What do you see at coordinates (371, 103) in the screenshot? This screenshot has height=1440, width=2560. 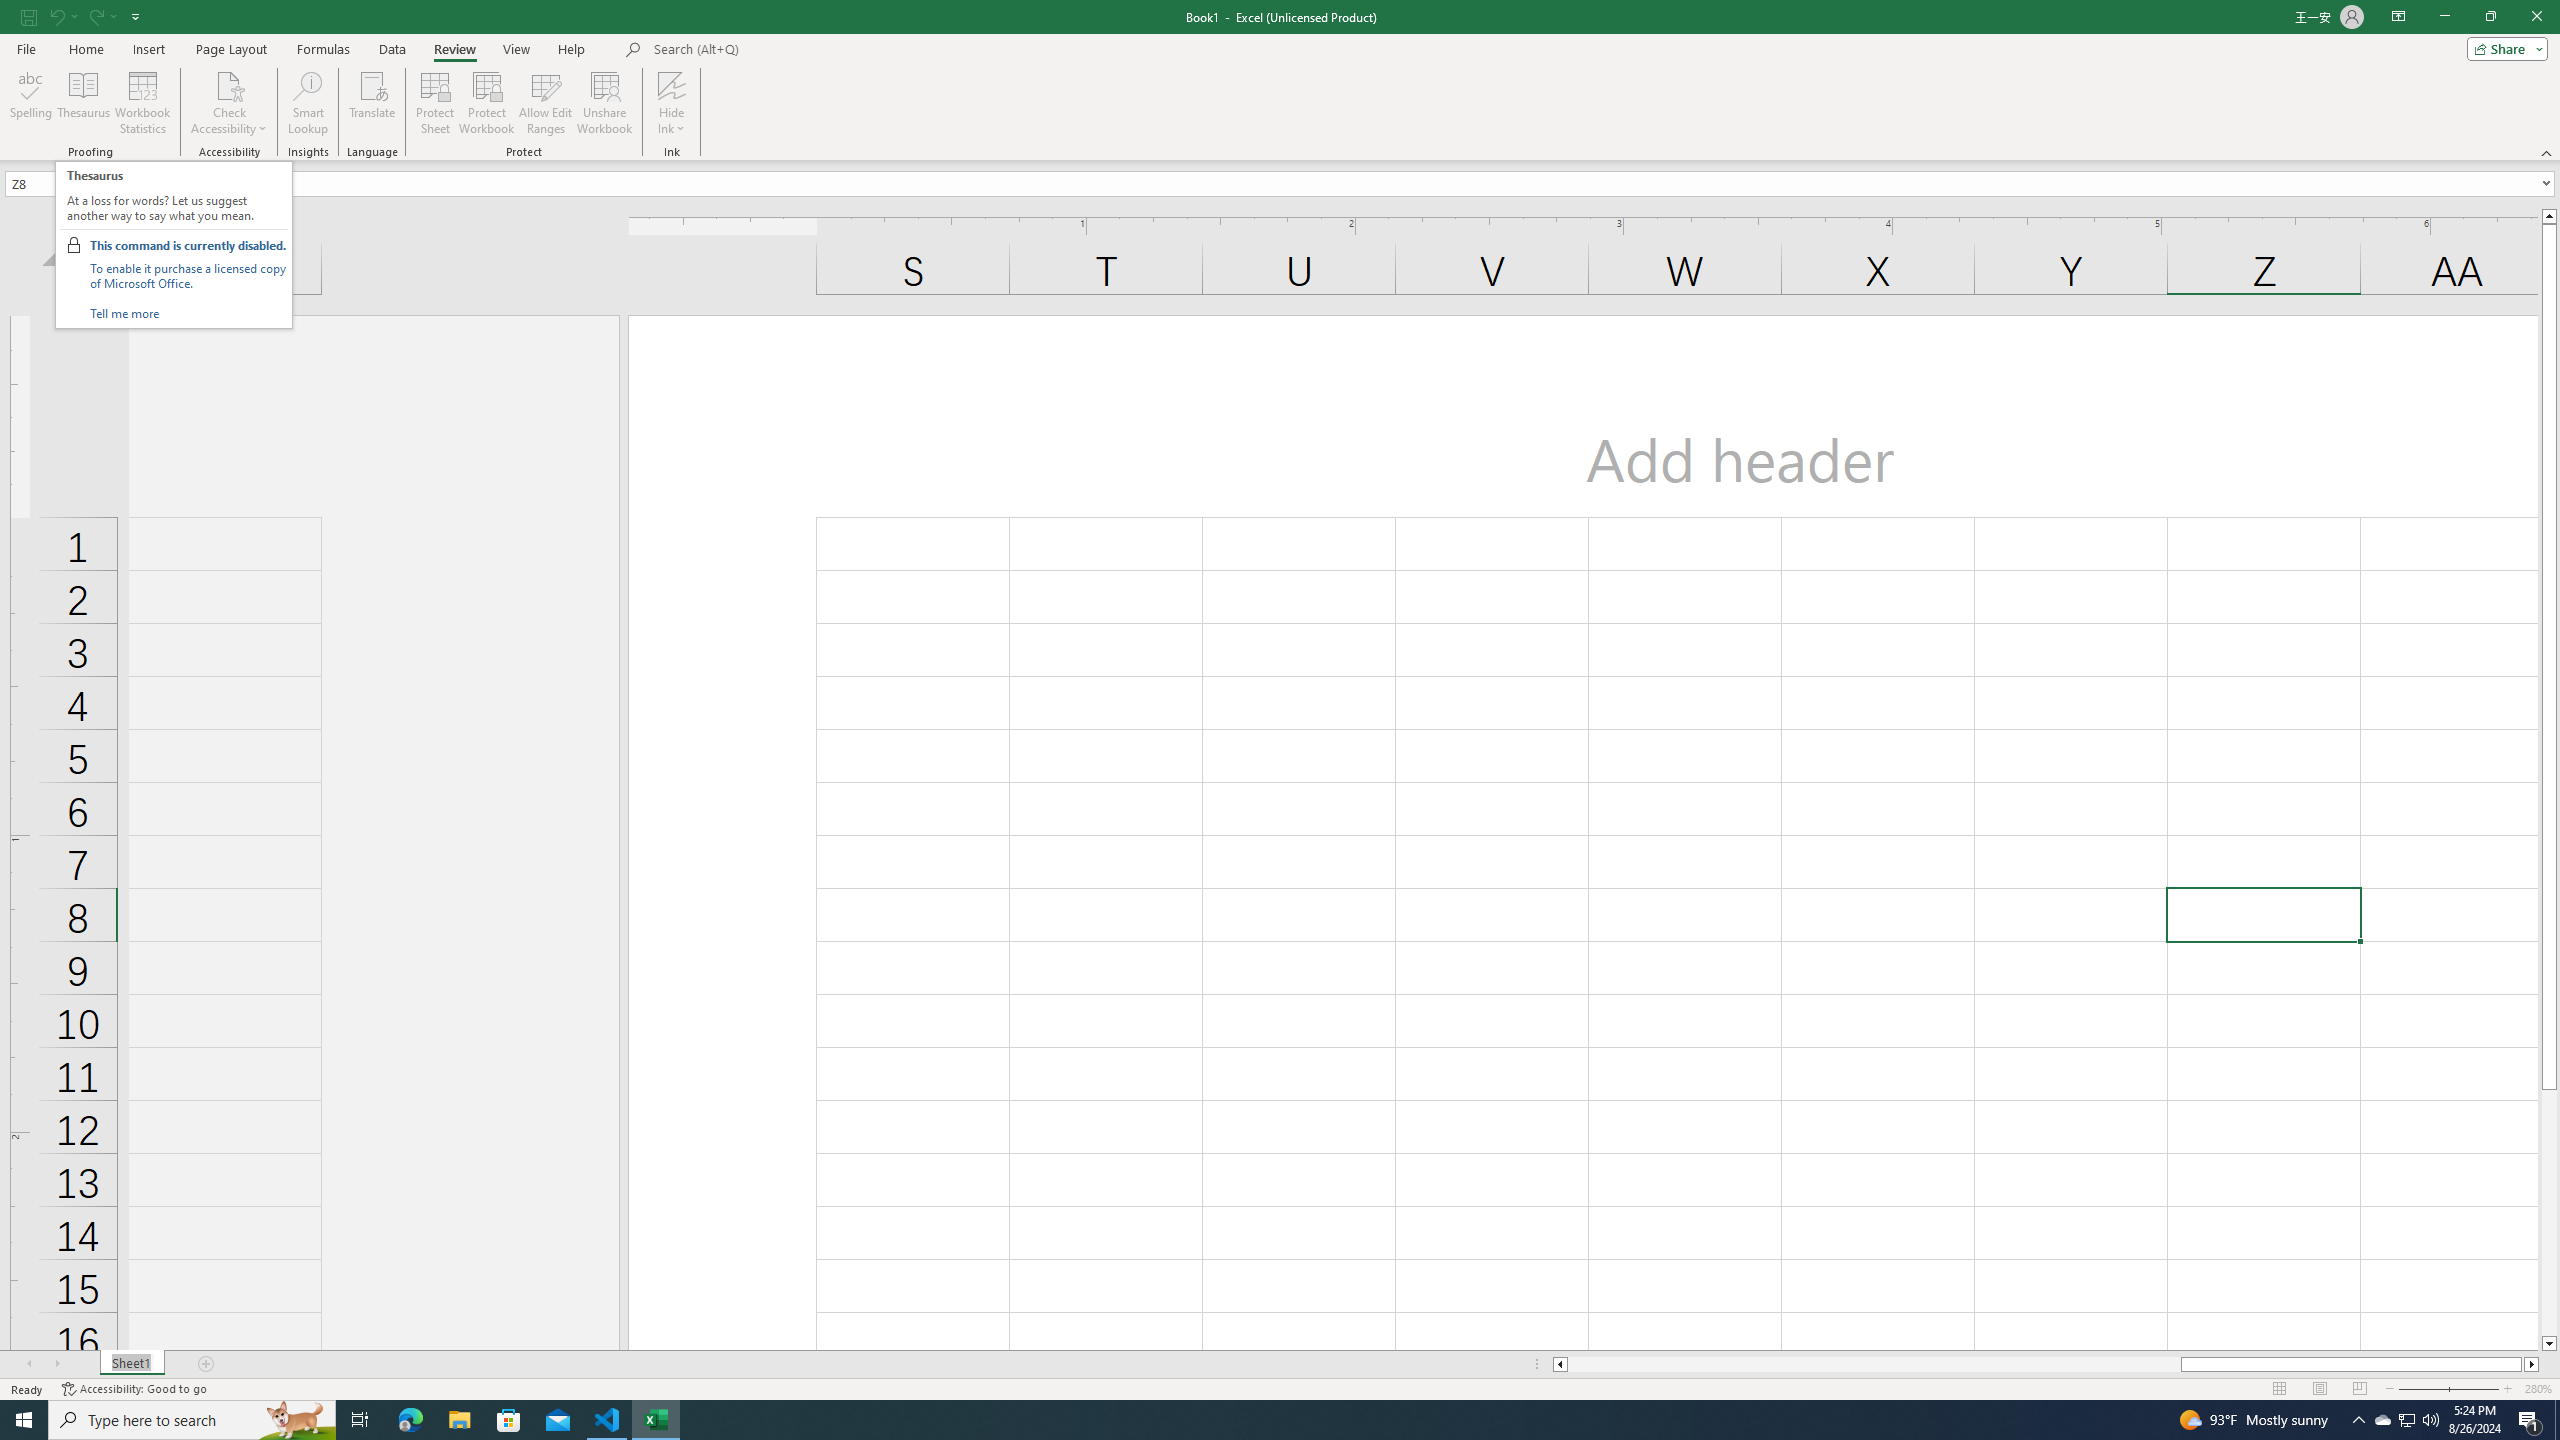 I see `'Translate'` at bounding box center [371, 103].